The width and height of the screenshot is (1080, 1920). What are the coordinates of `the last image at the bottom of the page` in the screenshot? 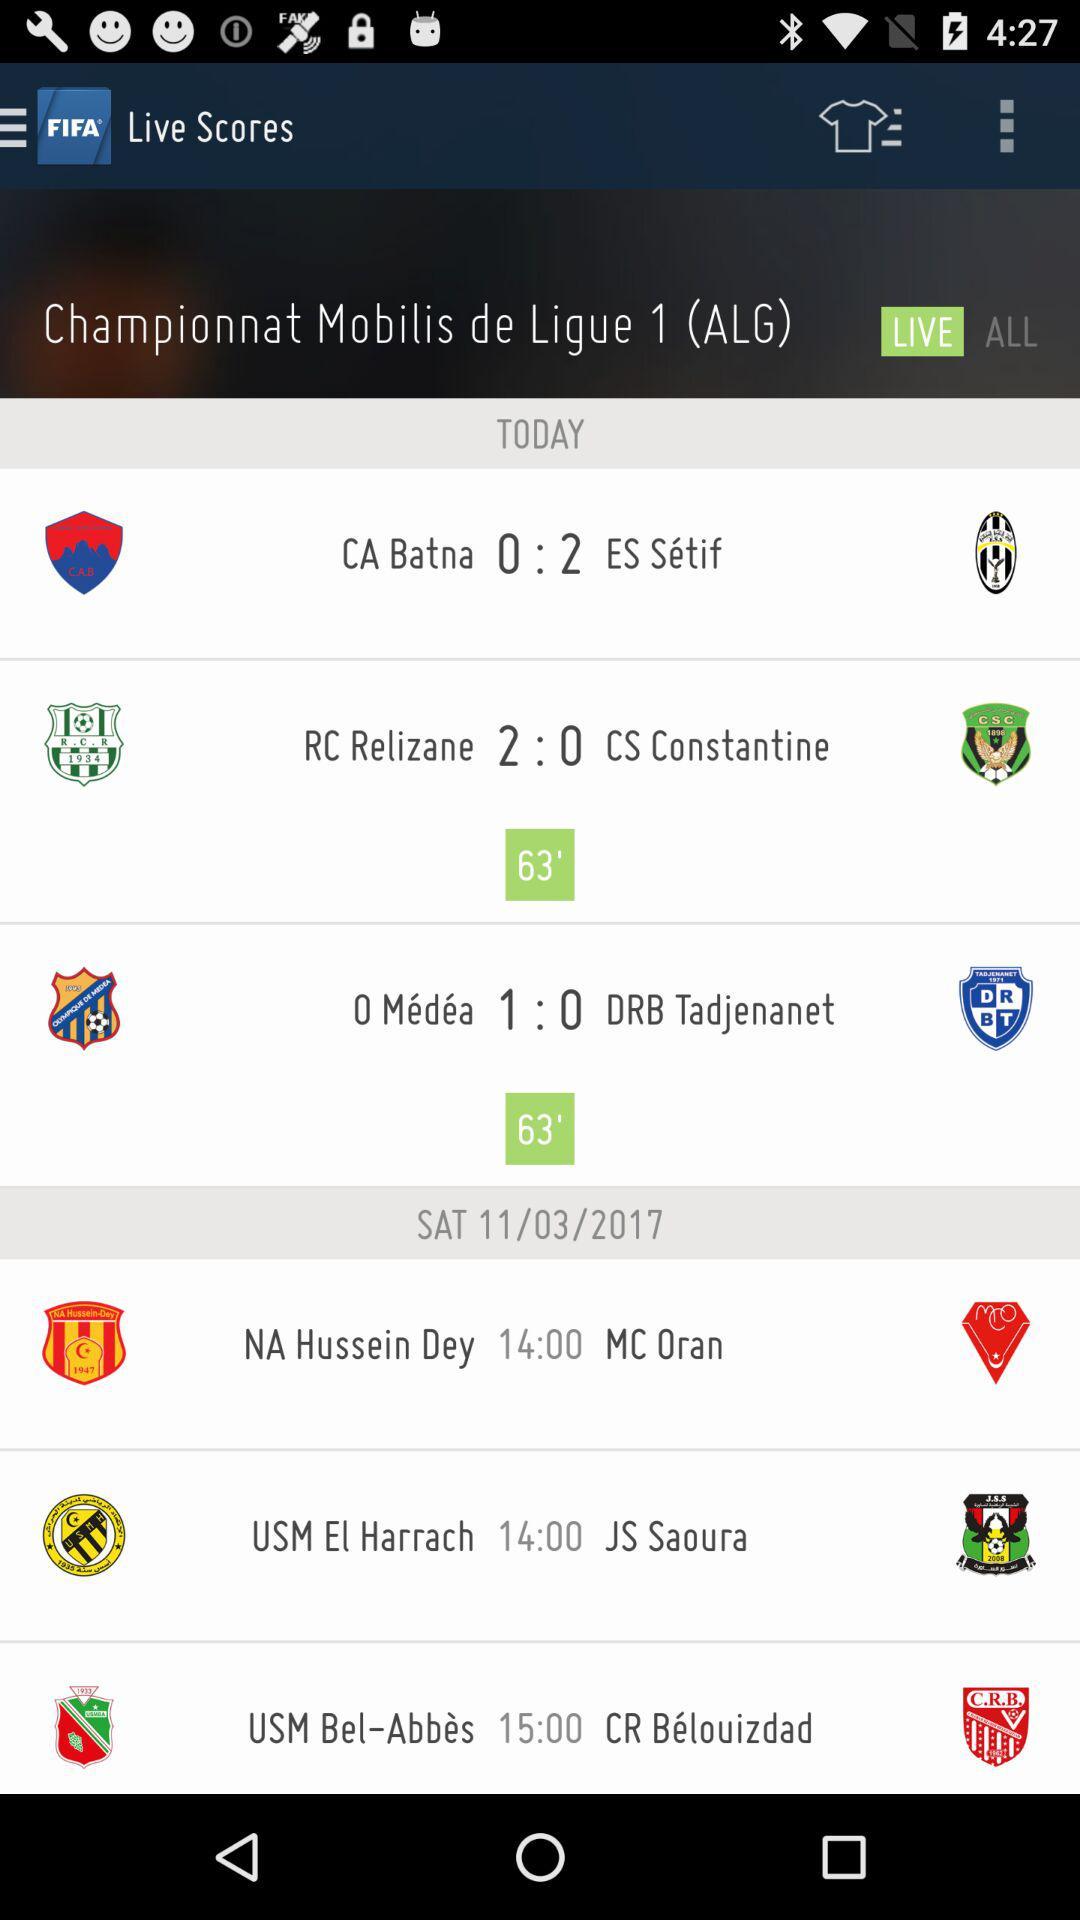 It's located at (974, 1726).